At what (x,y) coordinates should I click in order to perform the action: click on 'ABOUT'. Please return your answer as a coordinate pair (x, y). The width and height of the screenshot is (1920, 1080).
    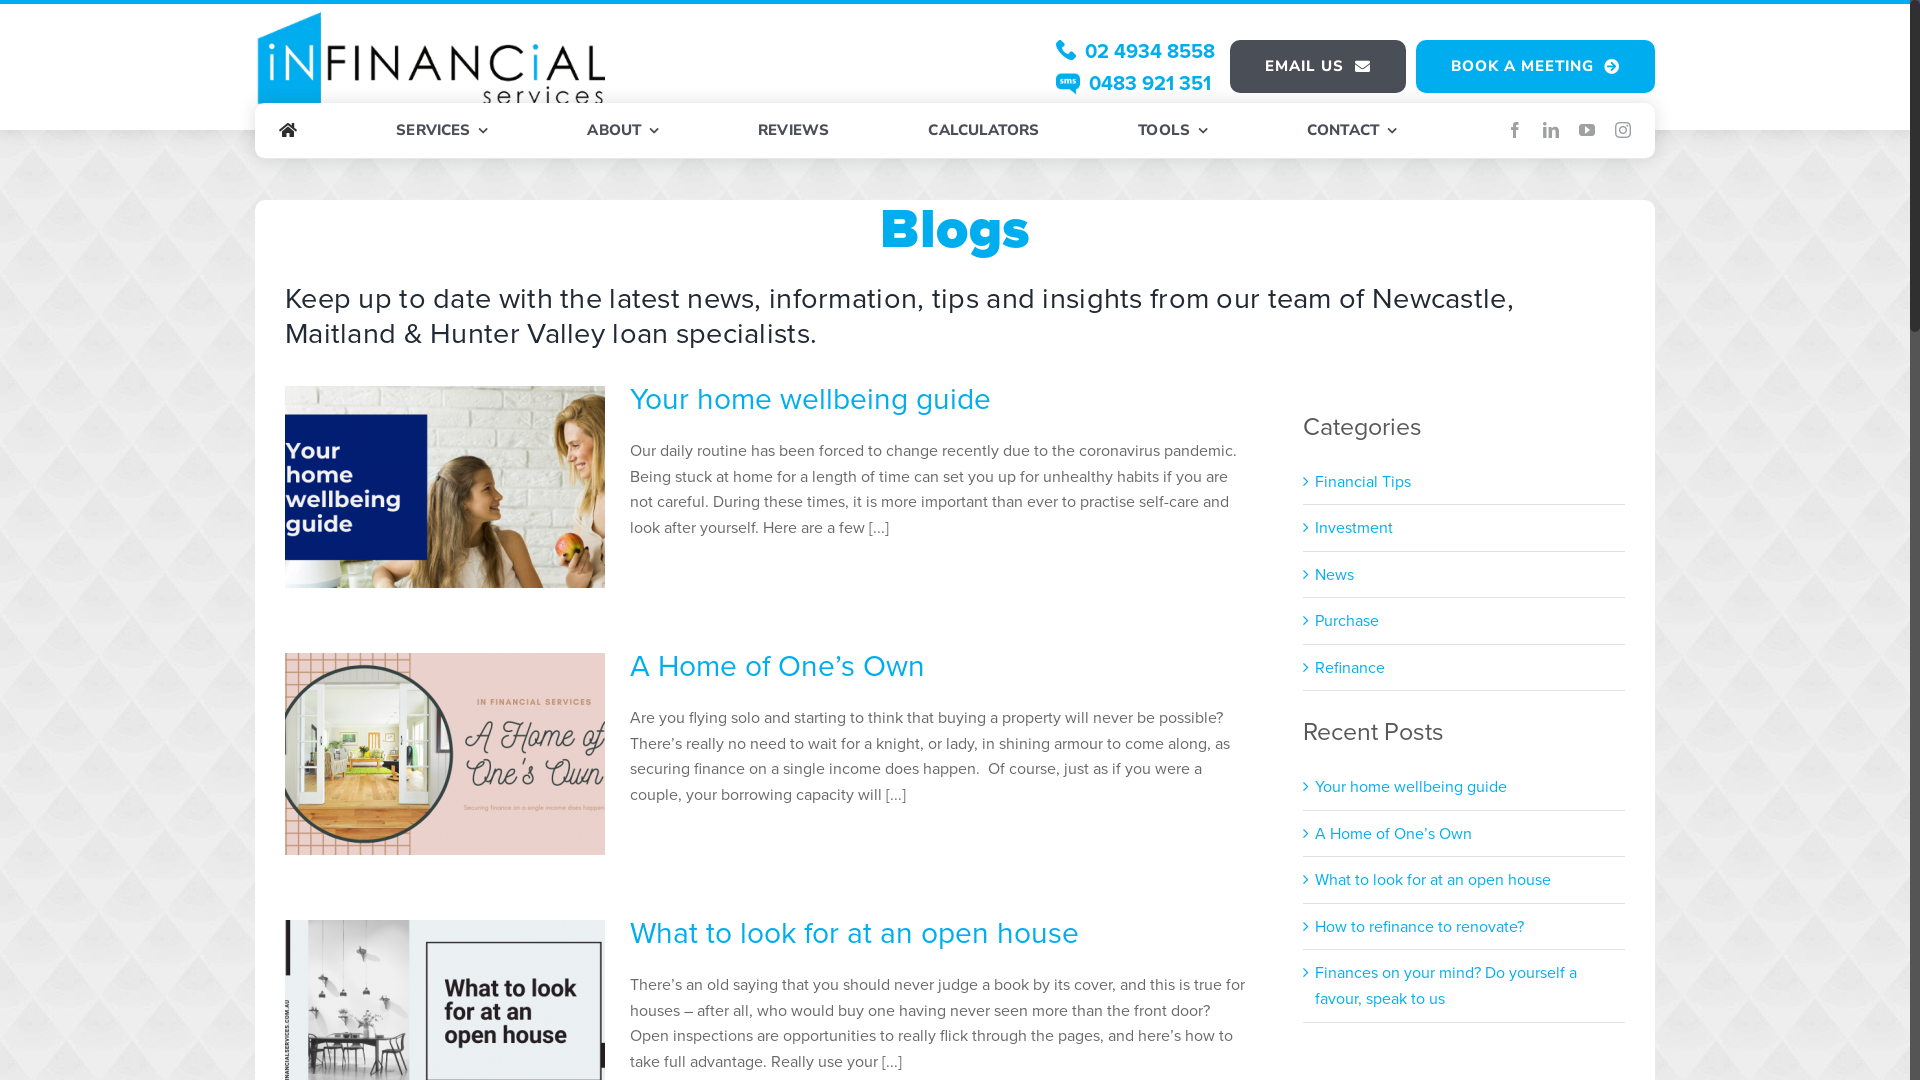
    Looking at the image, I should click on (621, 131).